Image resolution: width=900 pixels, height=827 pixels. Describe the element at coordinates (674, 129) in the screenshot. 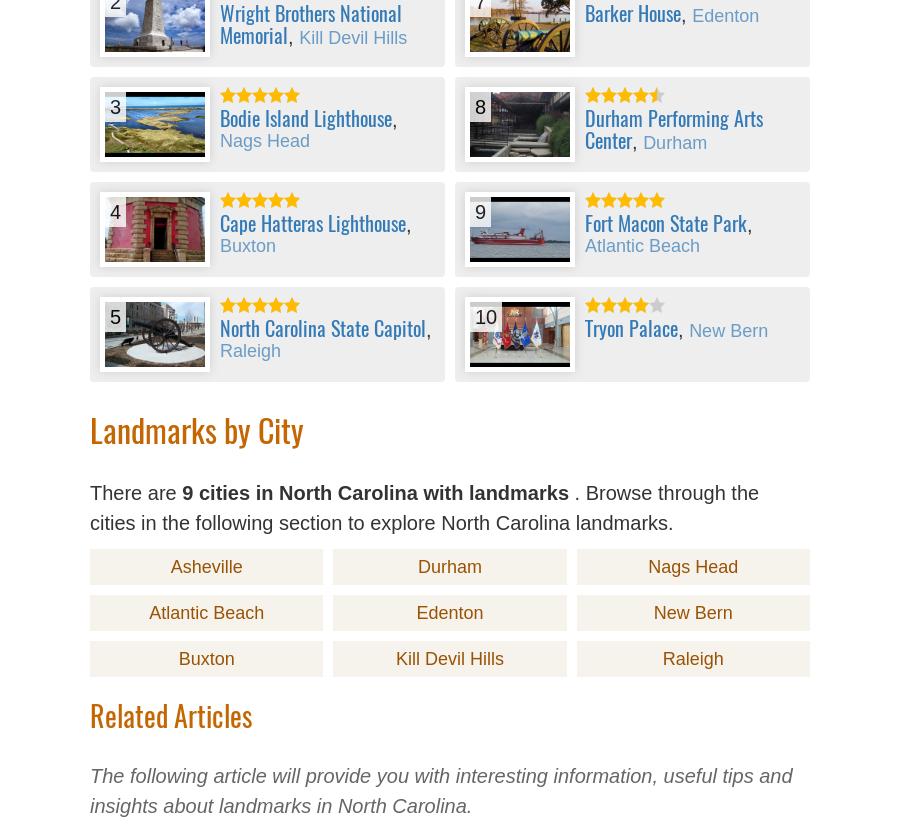

I see `'Durham Performing Arts Center'` at that location.